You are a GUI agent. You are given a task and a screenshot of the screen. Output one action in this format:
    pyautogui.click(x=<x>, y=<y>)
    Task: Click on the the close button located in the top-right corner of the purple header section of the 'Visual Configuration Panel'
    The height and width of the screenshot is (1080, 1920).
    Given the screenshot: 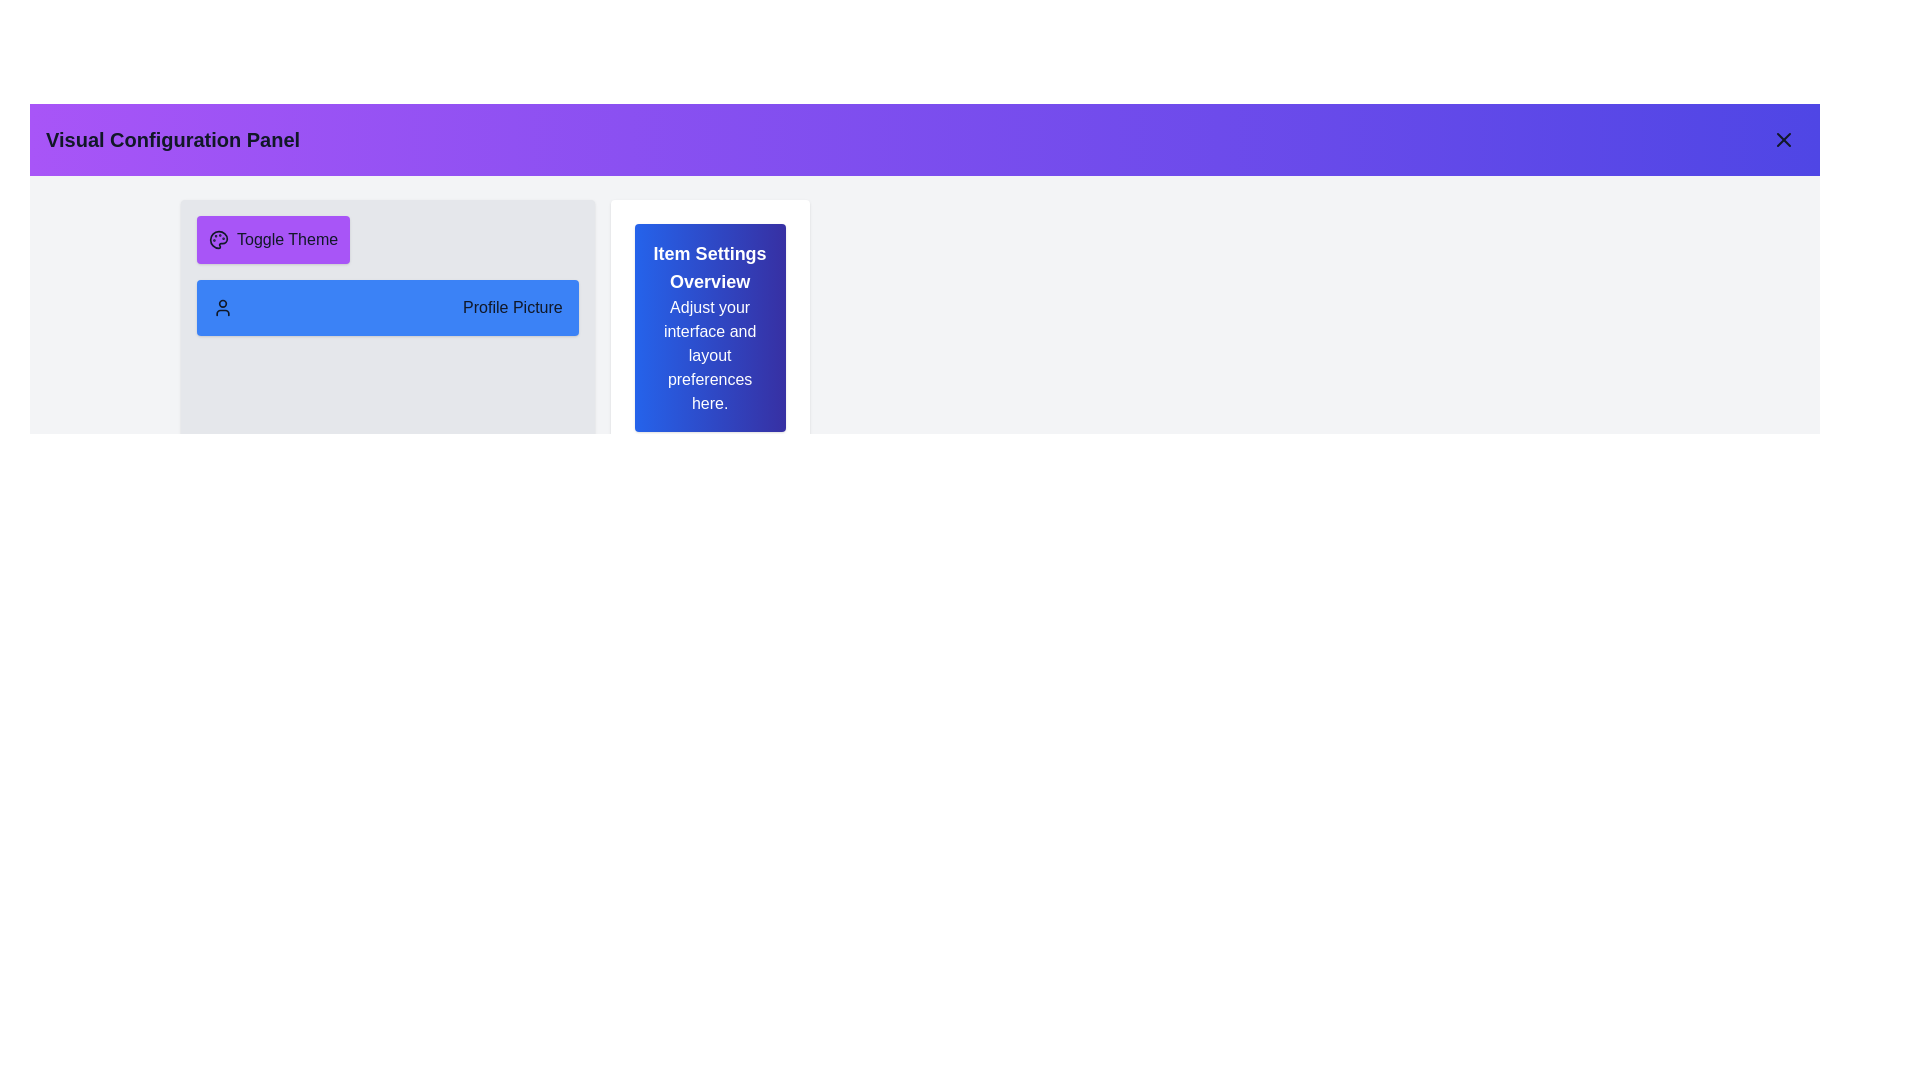 What is the action you would take?
    pyautogui.click(x=1784, y=138)
    